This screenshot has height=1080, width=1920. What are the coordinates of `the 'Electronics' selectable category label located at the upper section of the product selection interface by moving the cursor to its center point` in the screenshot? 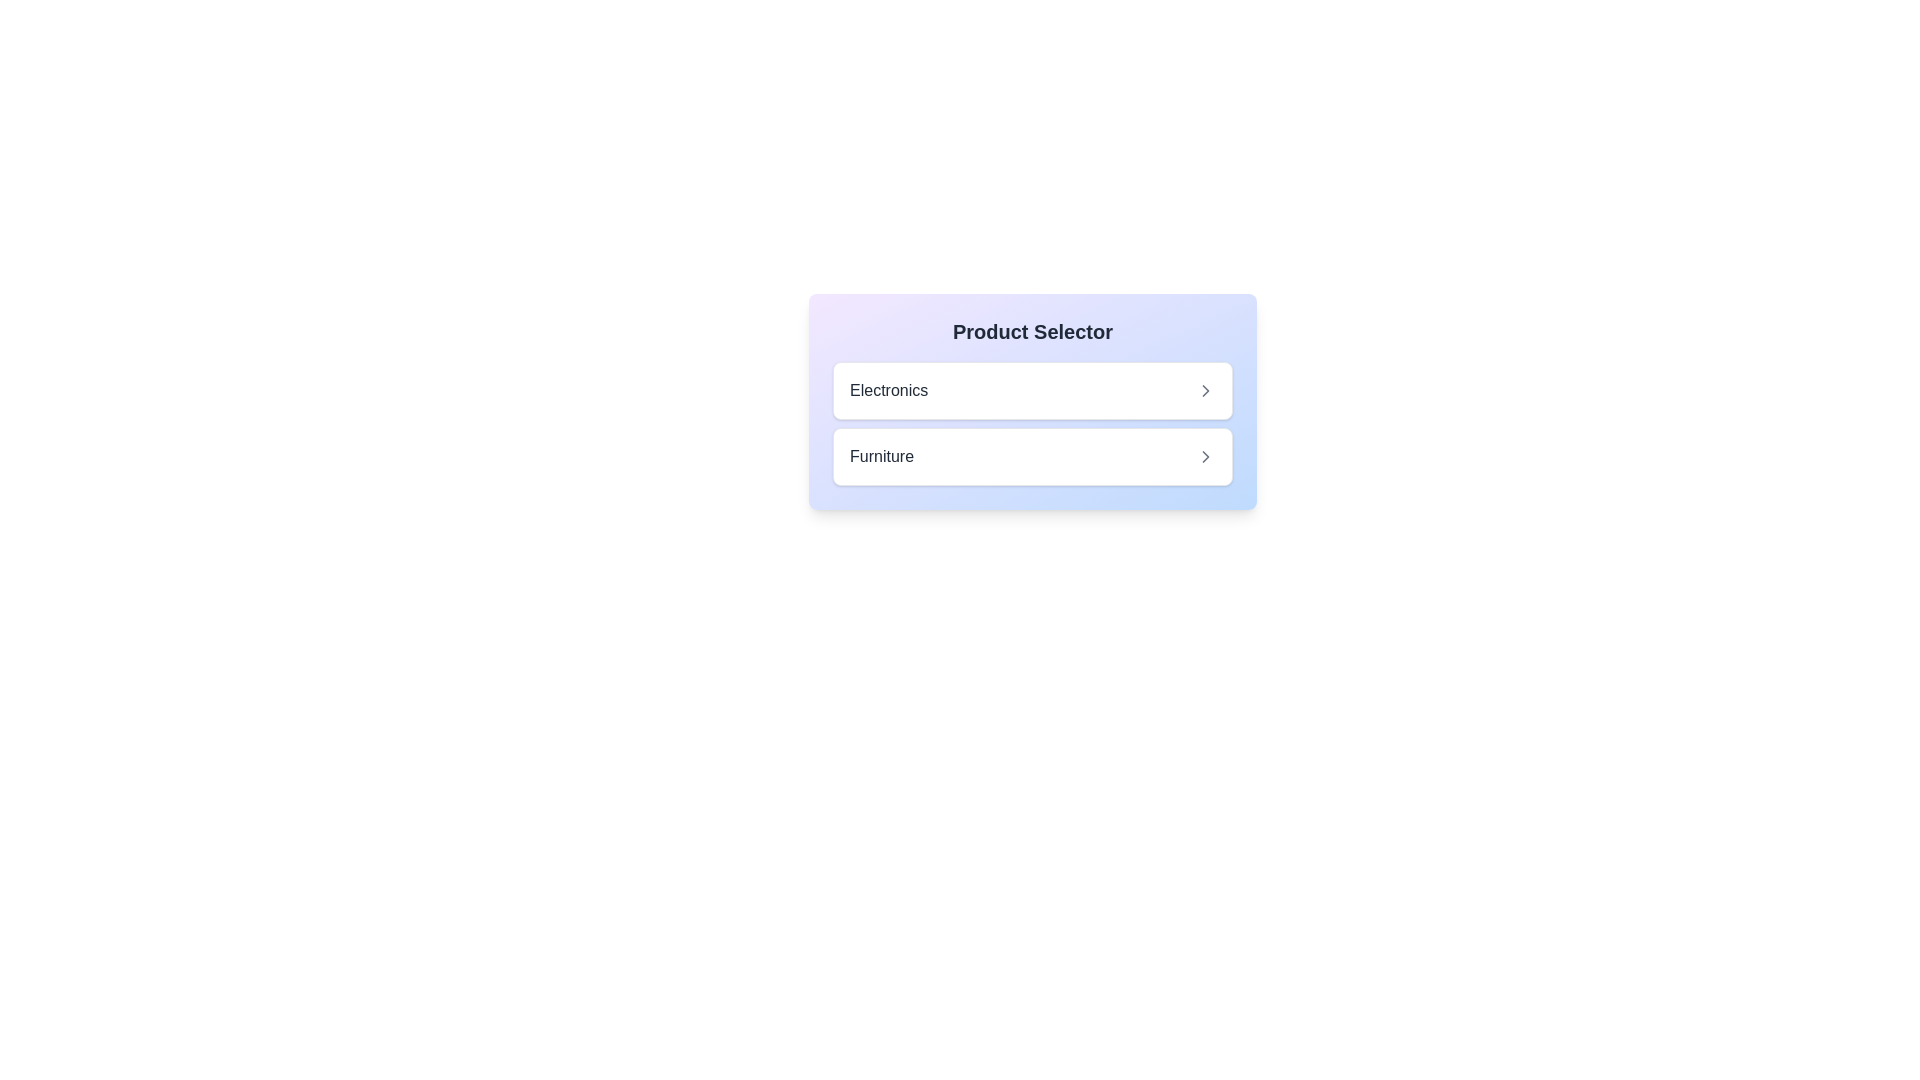 It's located at (888, 390).